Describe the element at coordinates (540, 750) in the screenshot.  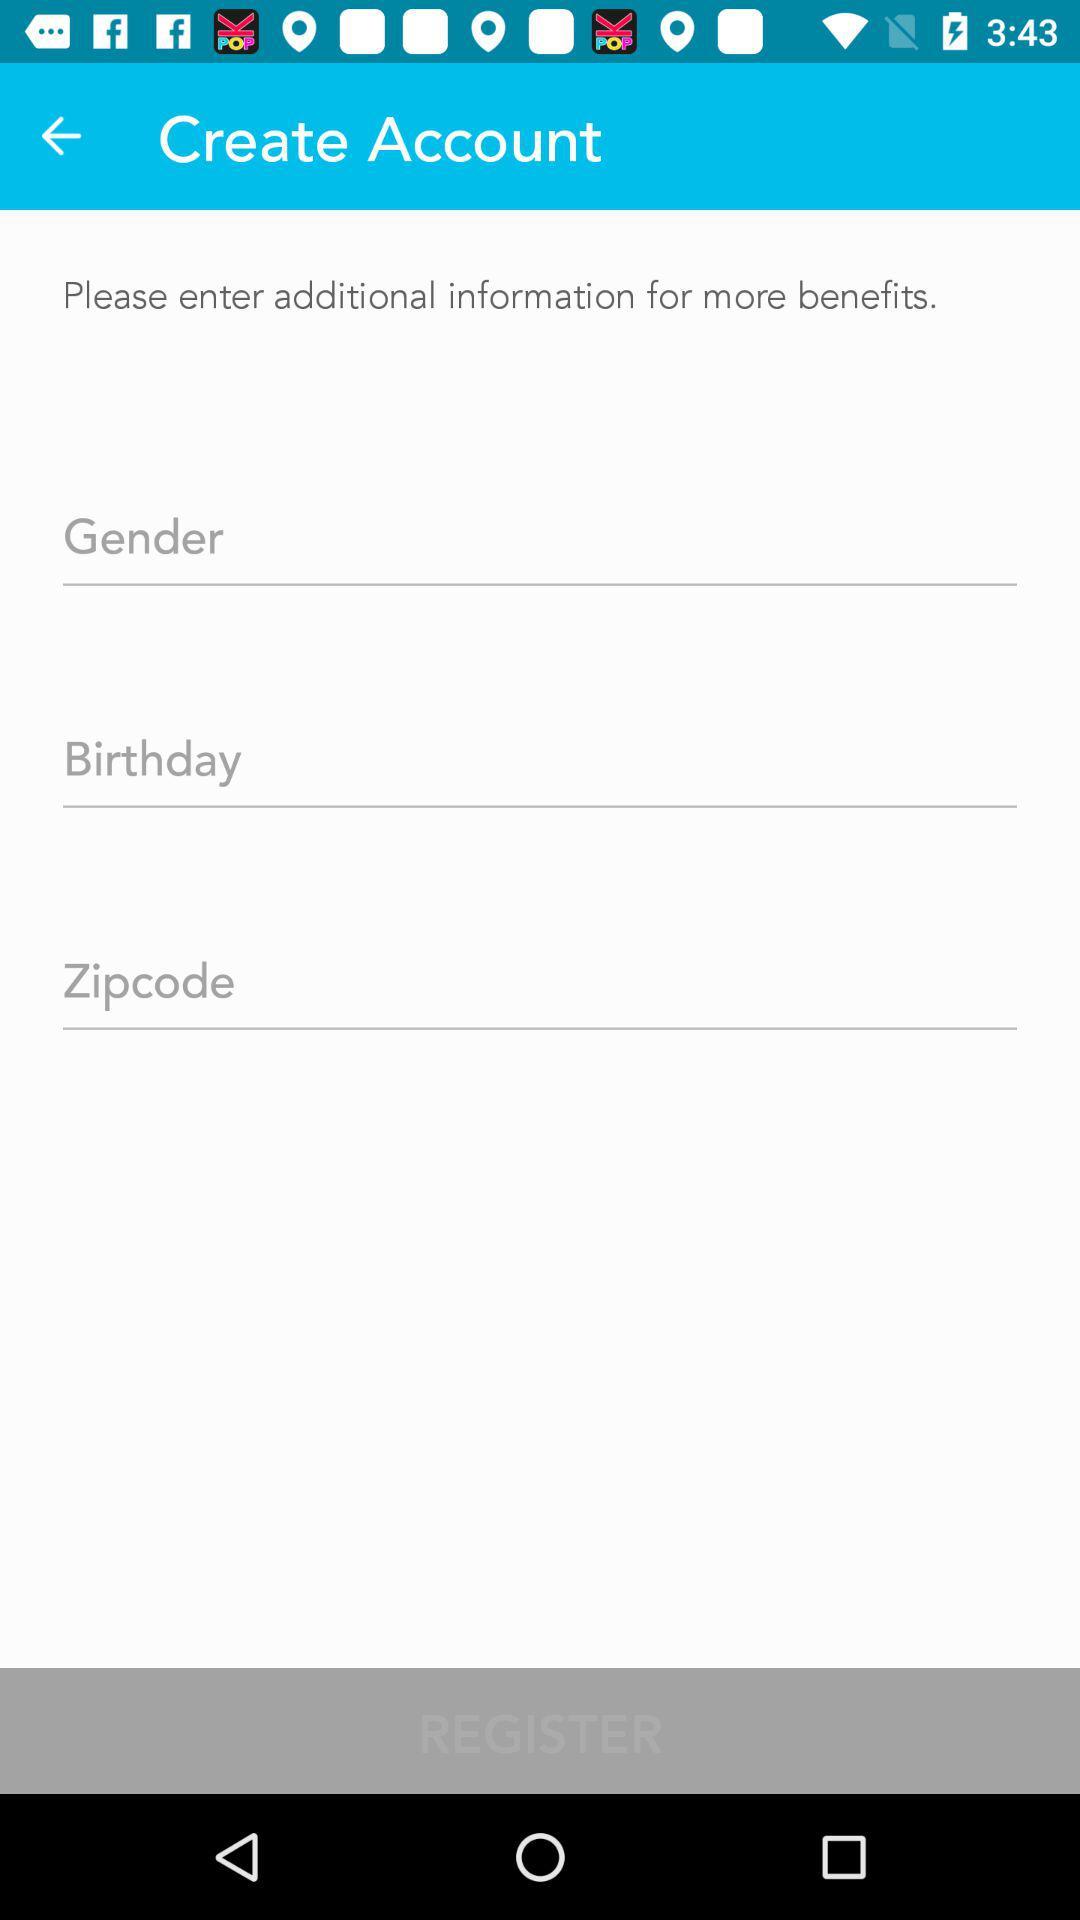
I see `sapce to enter date` at that location.